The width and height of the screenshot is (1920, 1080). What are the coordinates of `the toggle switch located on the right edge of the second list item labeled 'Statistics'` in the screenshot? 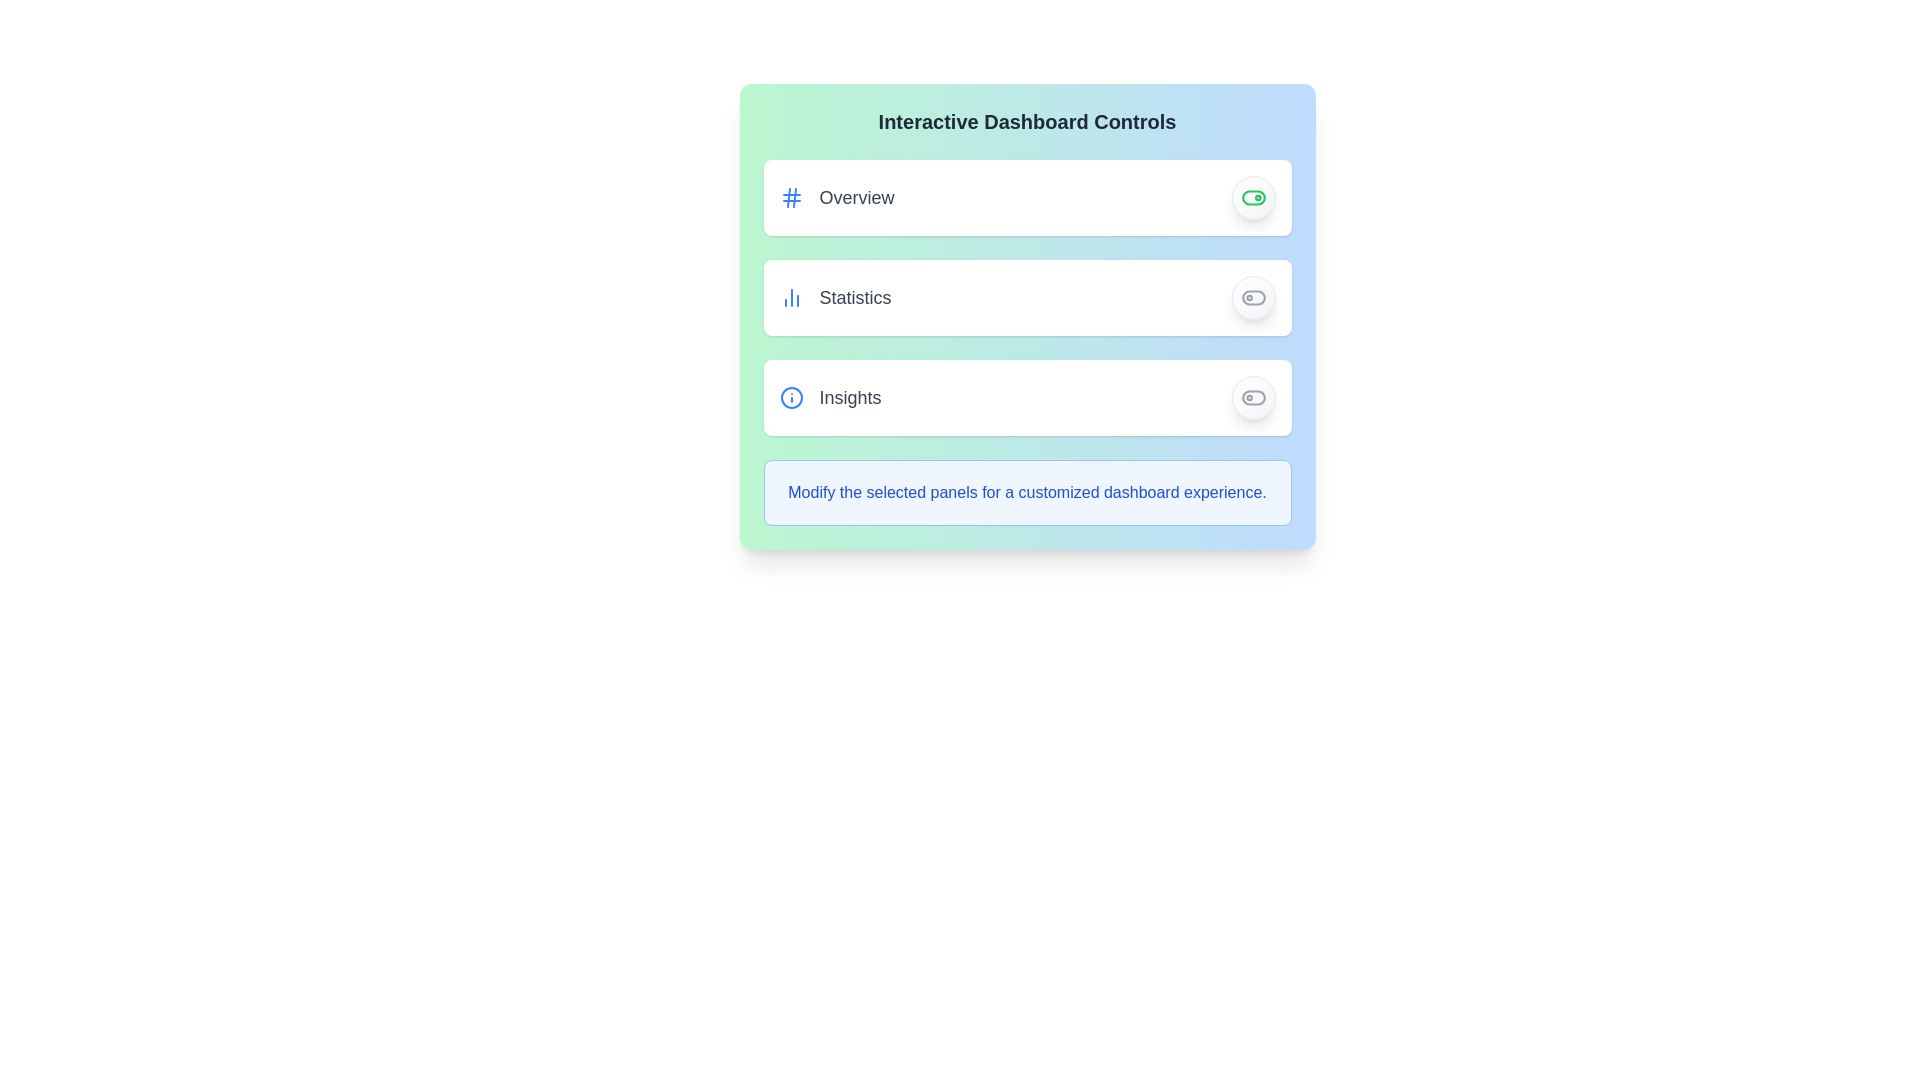 It's located at (1252, 297).